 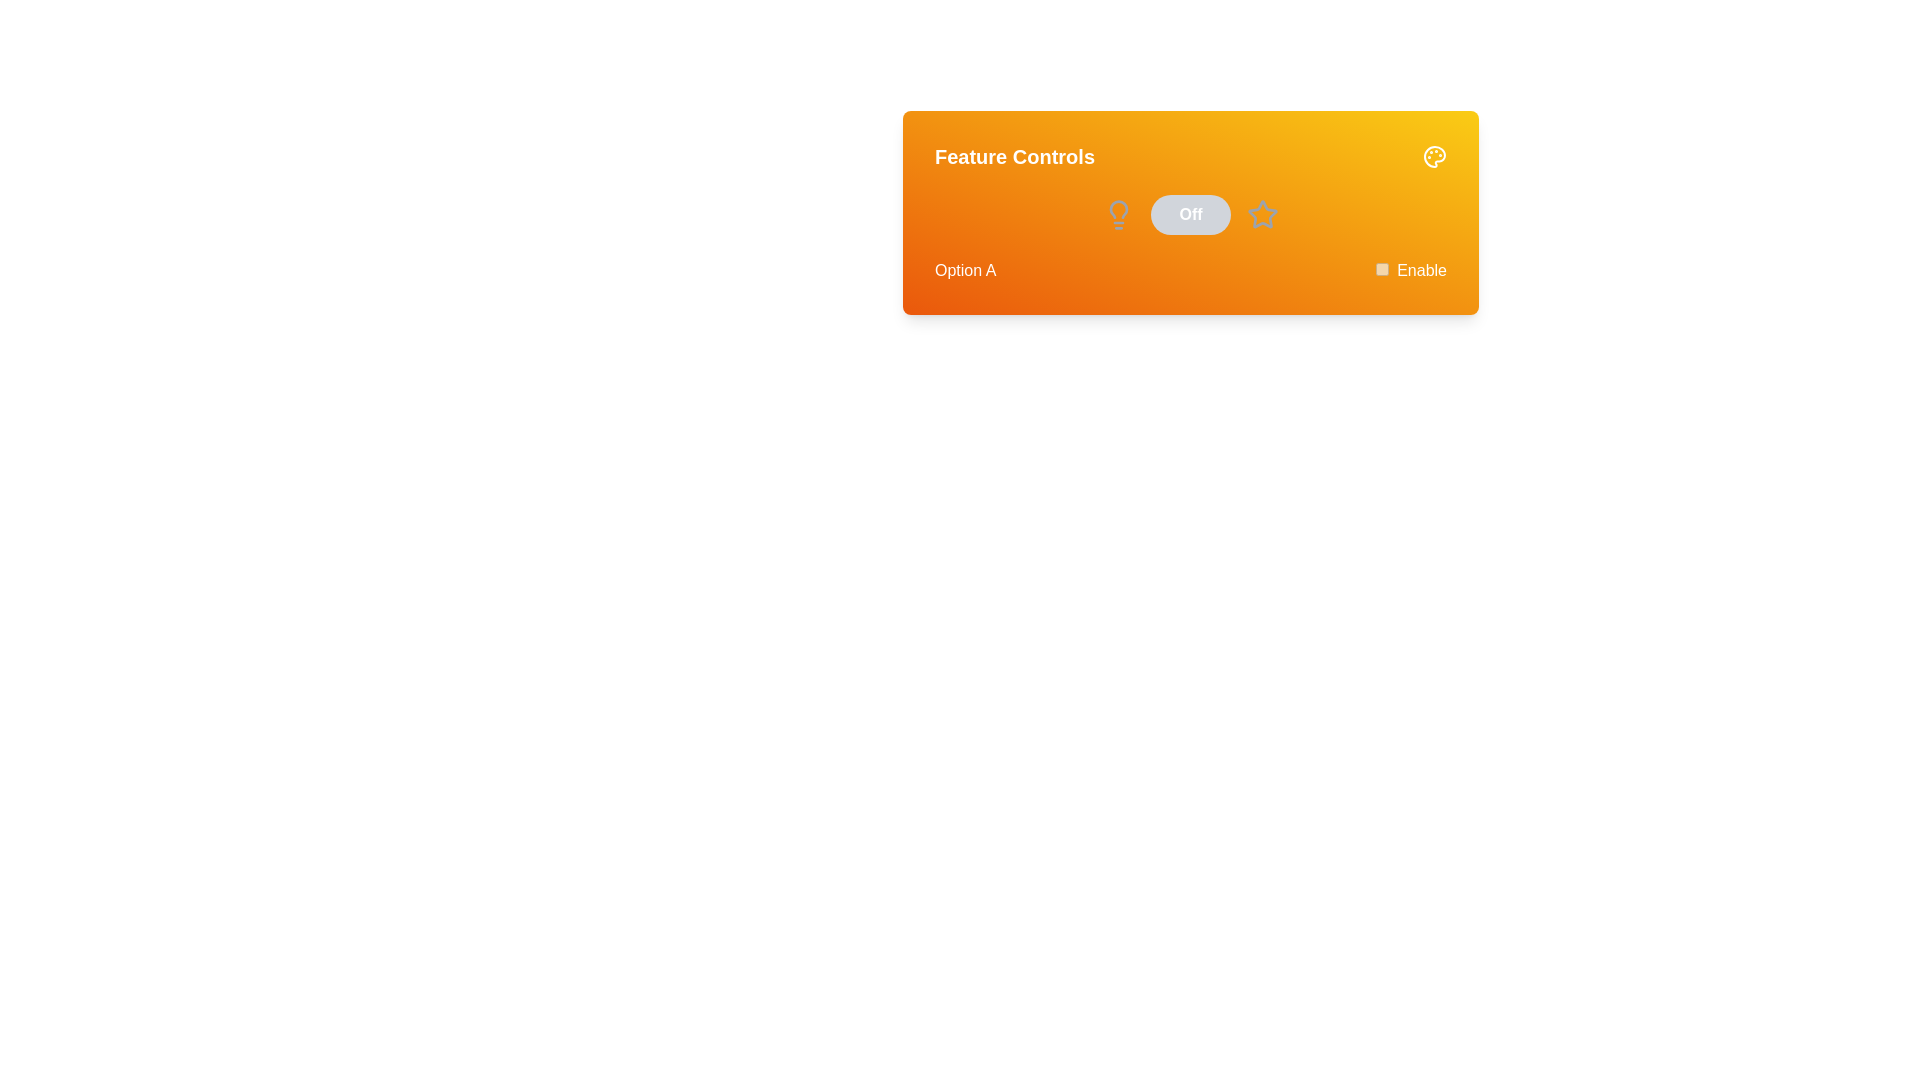 What do you see at coordinates (1117, 215) in the screenshot?
I see `the lightbulb icon located on the far left of the feature area, which has a gray line-art design and is followed by the 'Off' button, by clicking it indirectly through related controls` at bounding box center [1117, 215].